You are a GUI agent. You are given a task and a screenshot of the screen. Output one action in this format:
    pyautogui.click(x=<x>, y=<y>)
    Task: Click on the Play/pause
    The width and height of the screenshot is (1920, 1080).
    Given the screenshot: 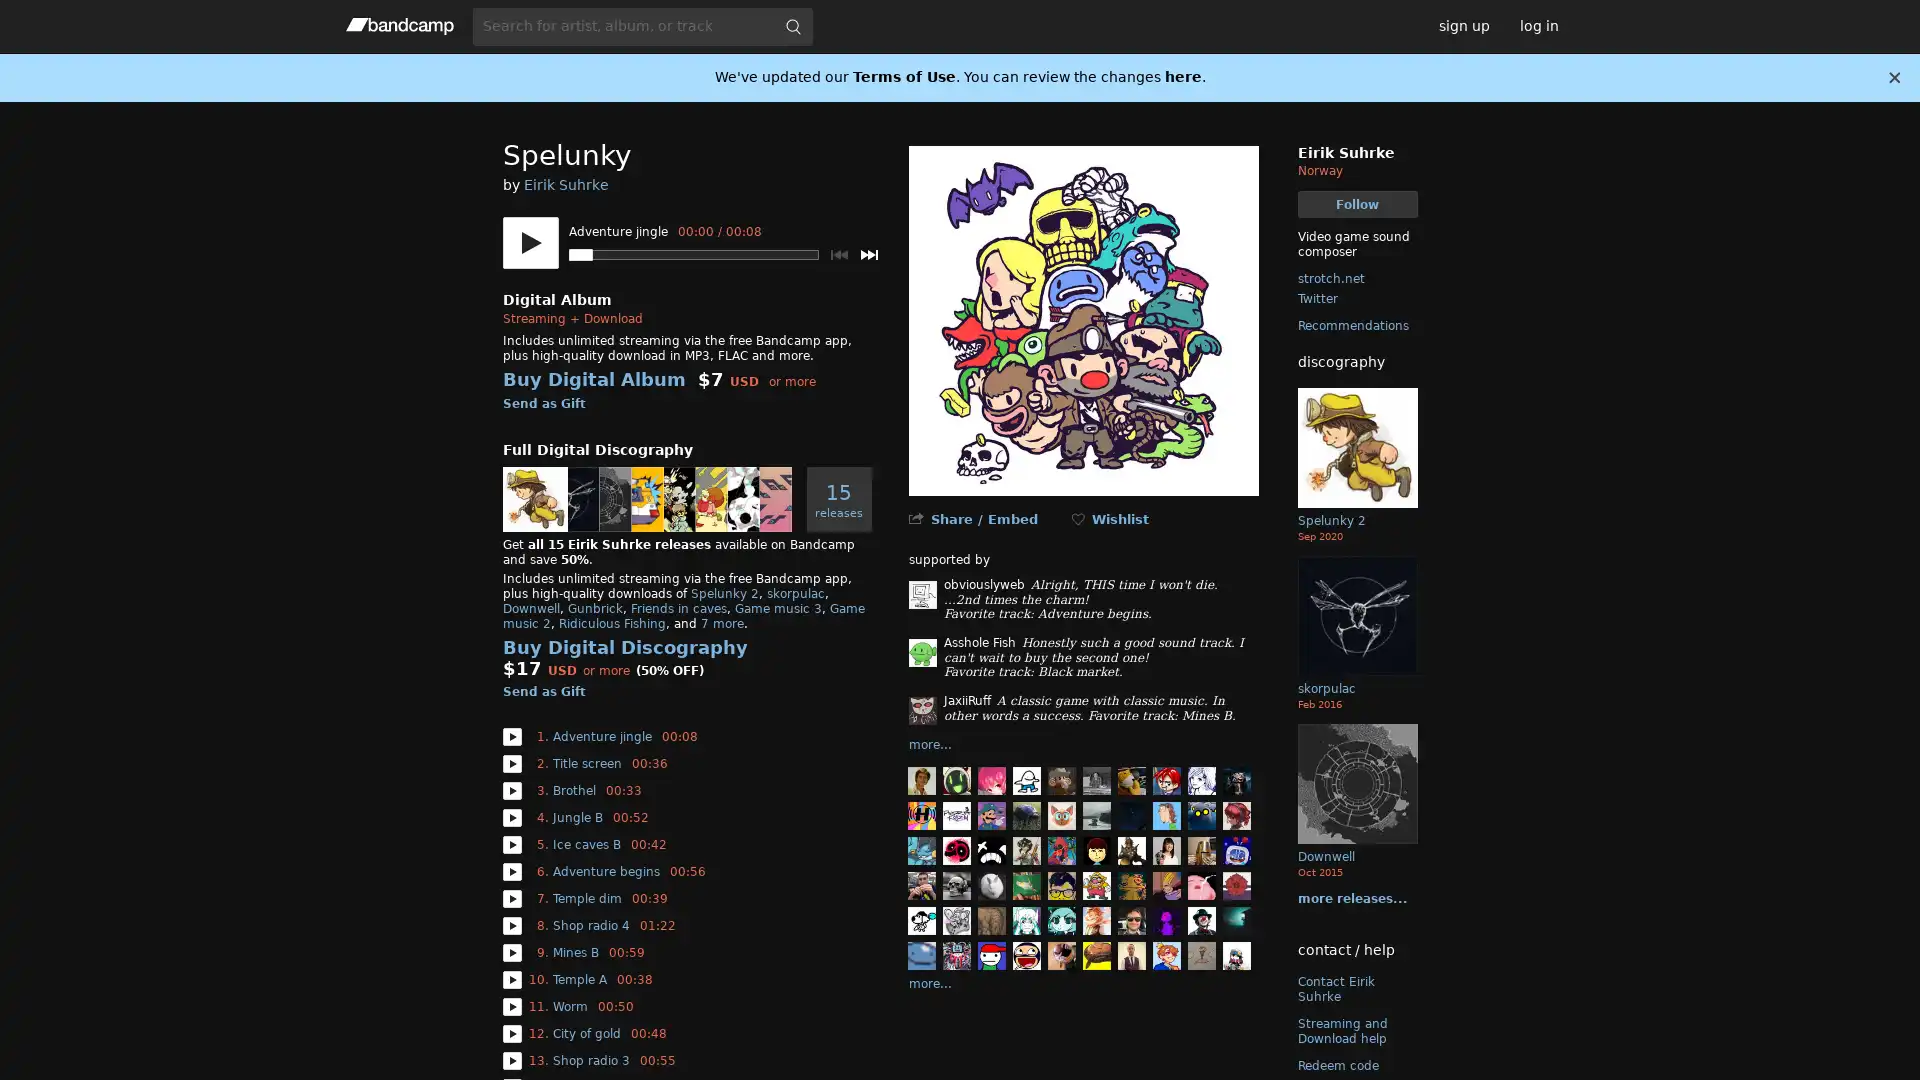 What is the action you would take?
    pyautogui.click(x=529, y=242)
    